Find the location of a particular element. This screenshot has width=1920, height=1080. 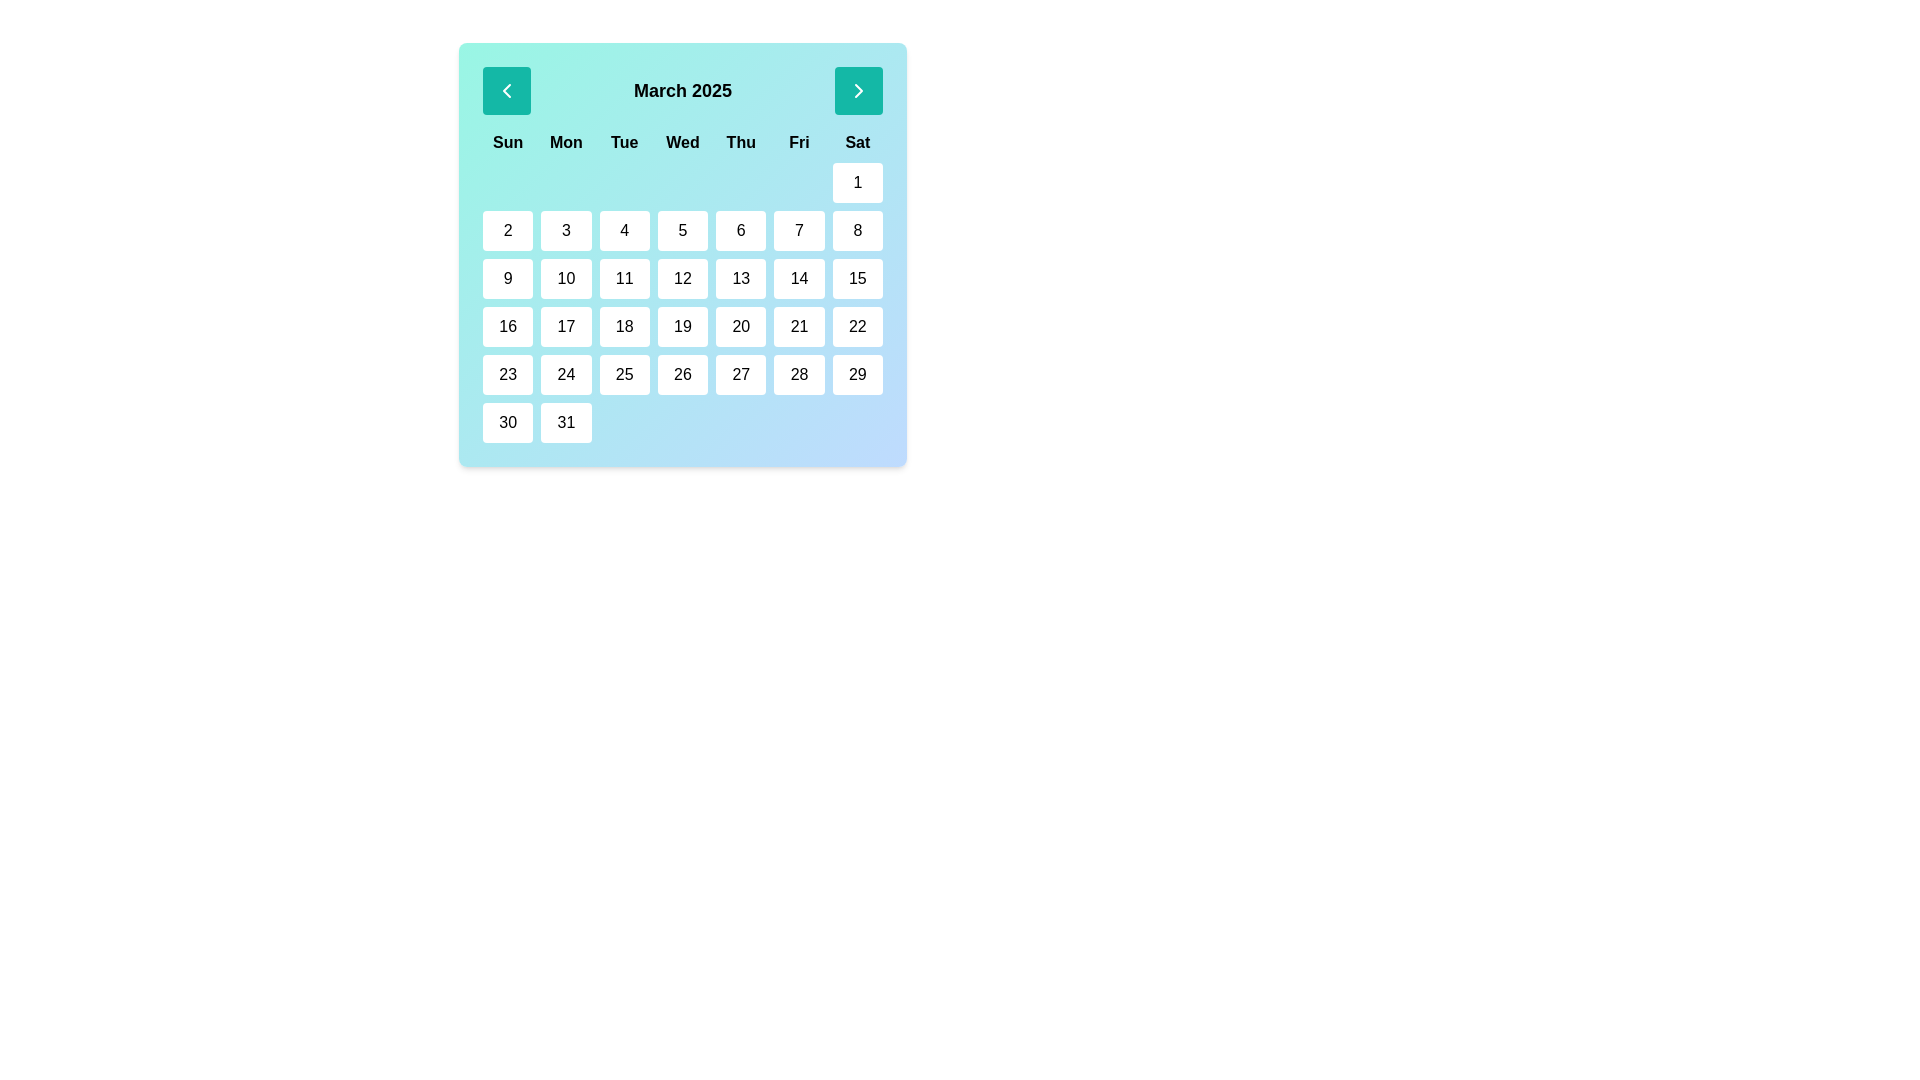

the text label displaying 'March 2025', which is bold and large in a sans-serif font, located at the top of the calendar interface, centered horizontally is located at coordinates (682, 91).